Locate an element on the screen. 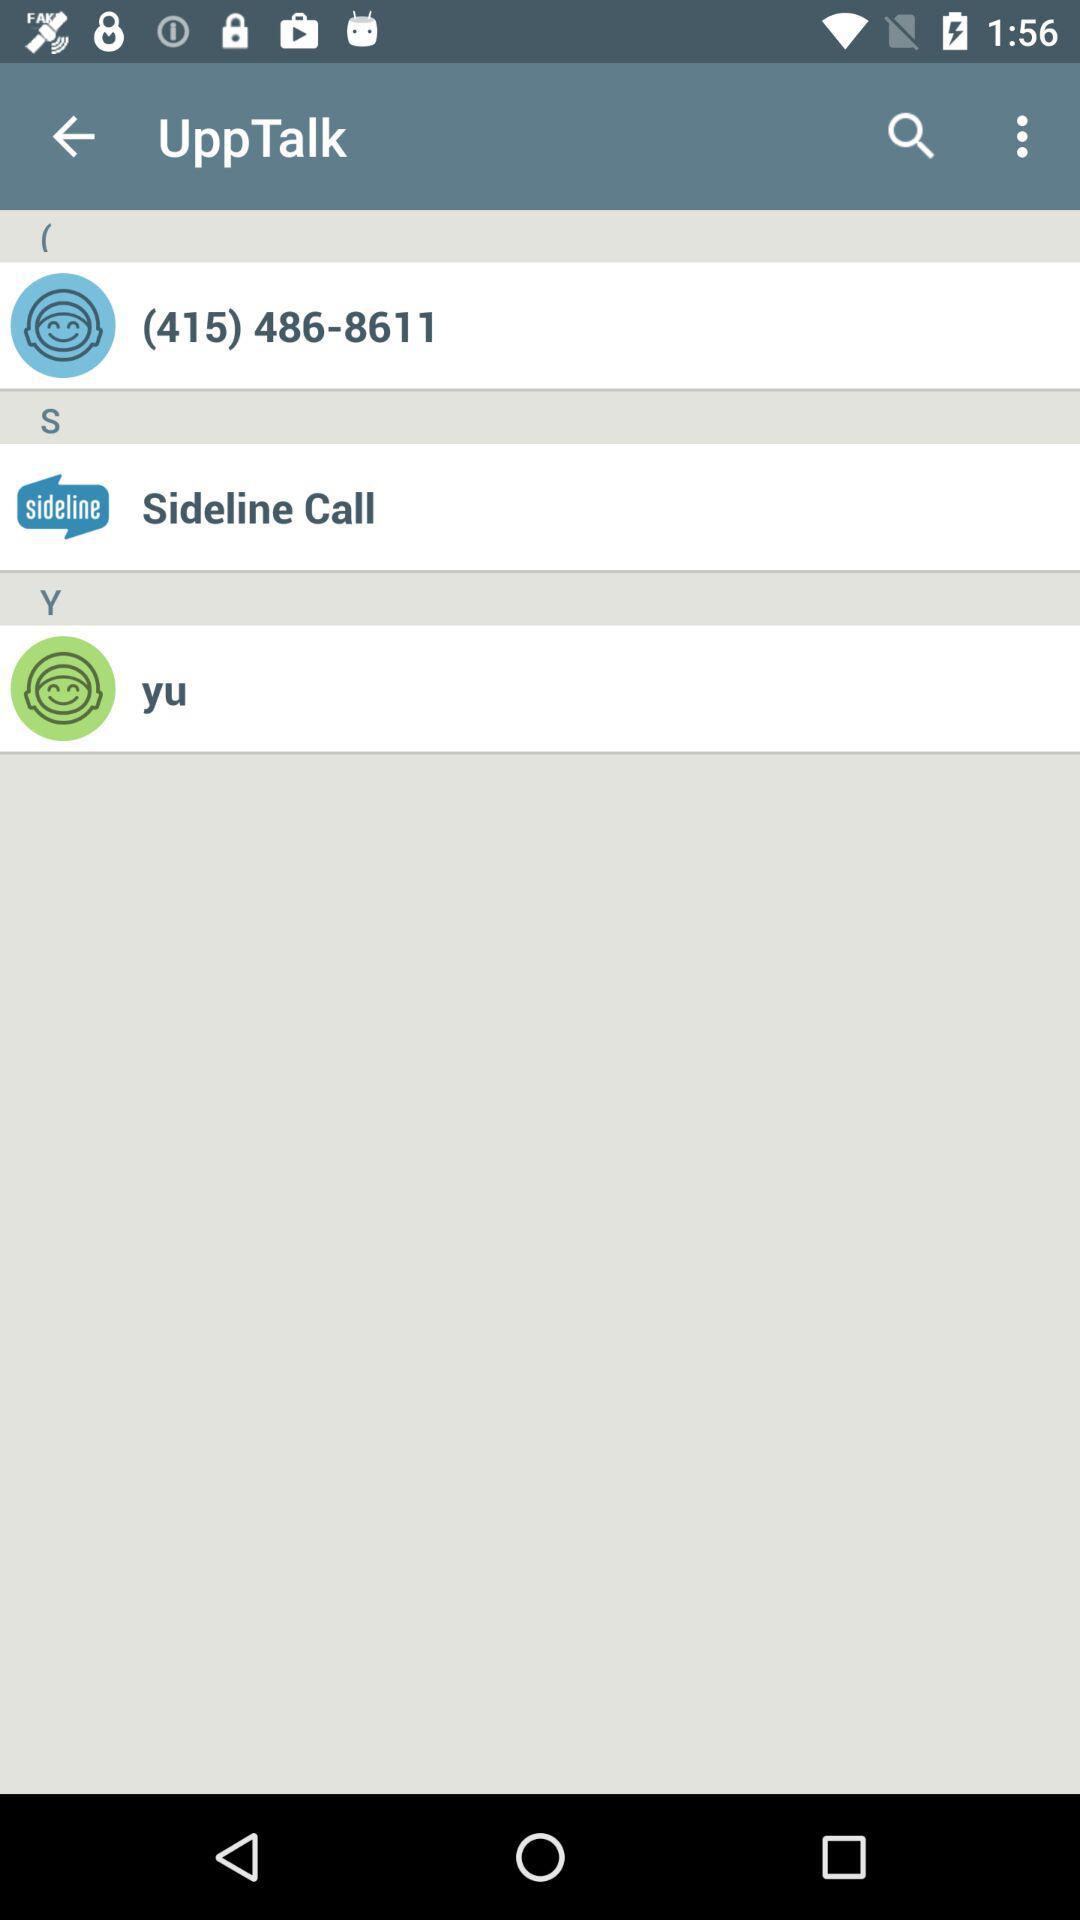  app next to the upptalk app is located at coordinates (72, 135).